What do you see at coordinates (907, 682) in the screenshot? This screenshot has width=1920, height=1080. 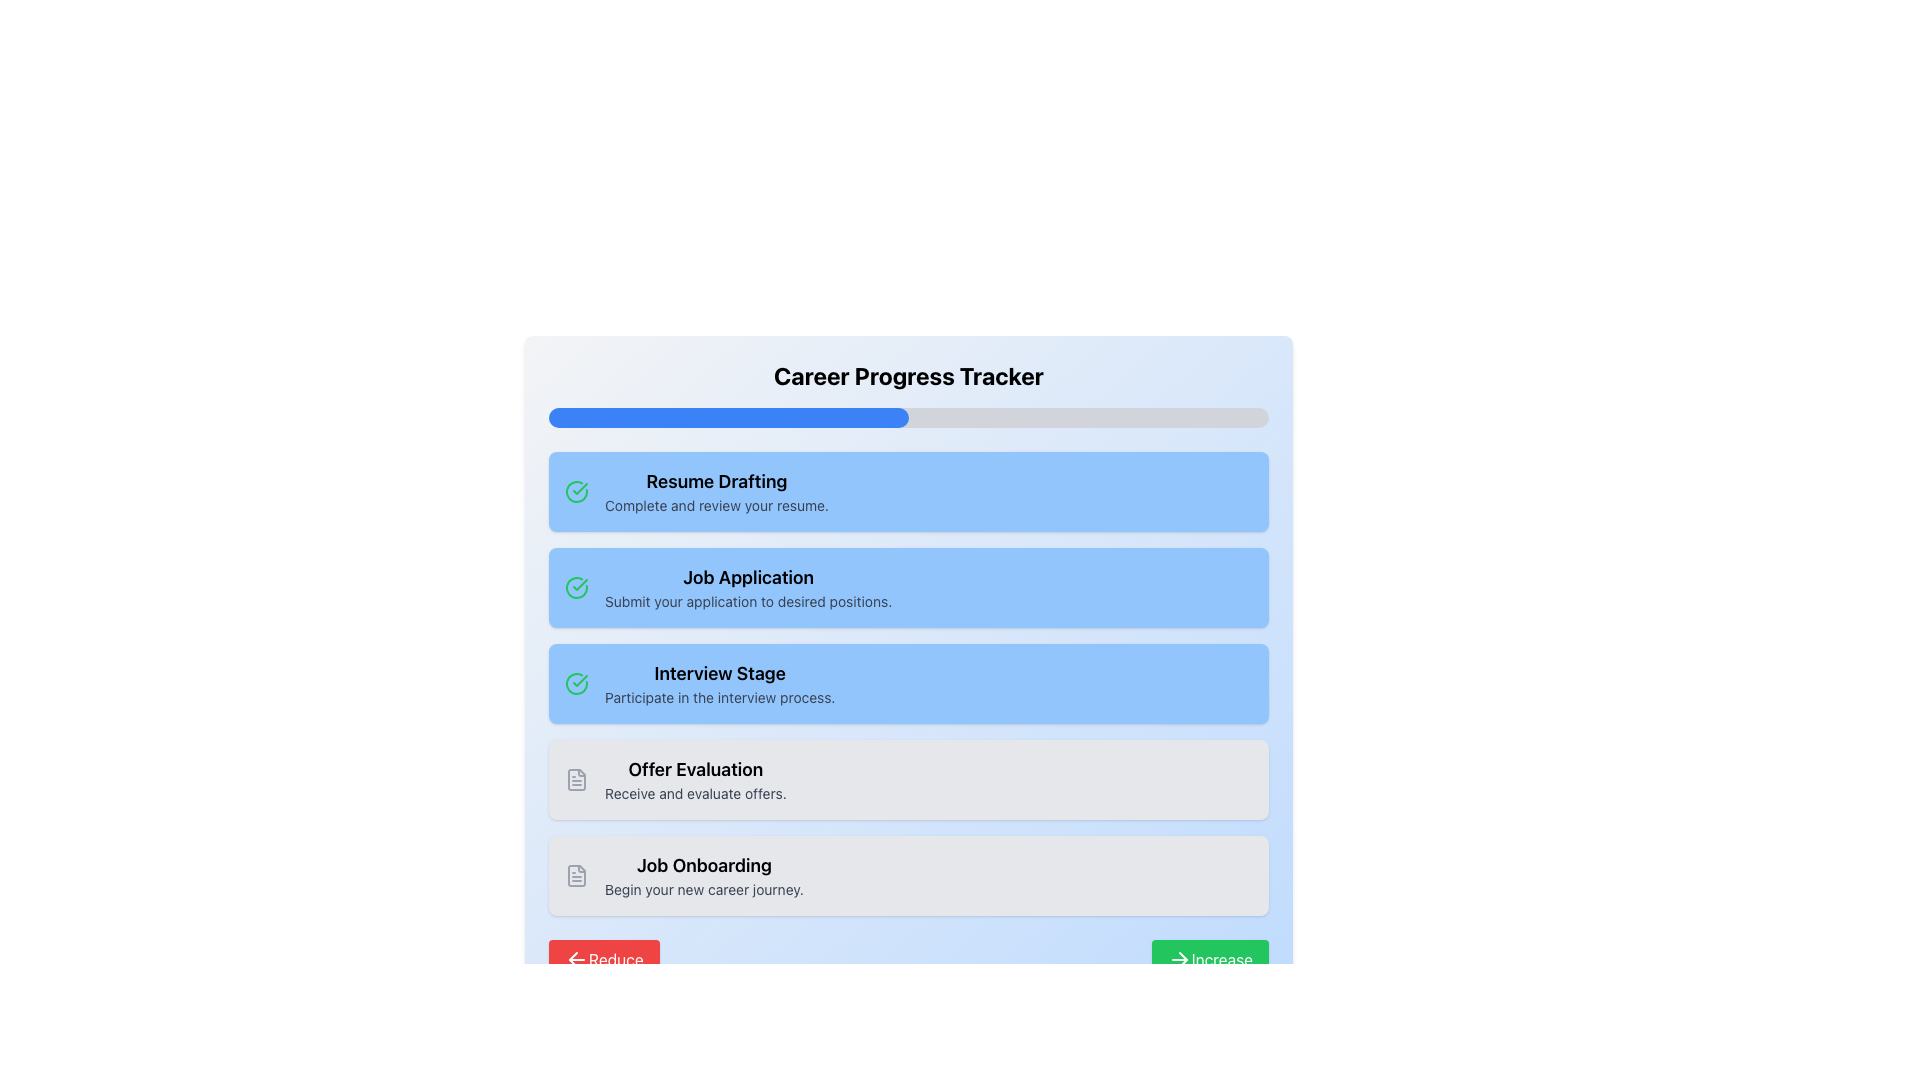 I see `the third list item in the workflow interface, which indicates the 'Interview Stage' and is positioned between 'Job Application' and 'Offer Evaluation'` at bounding box center [907, 682].